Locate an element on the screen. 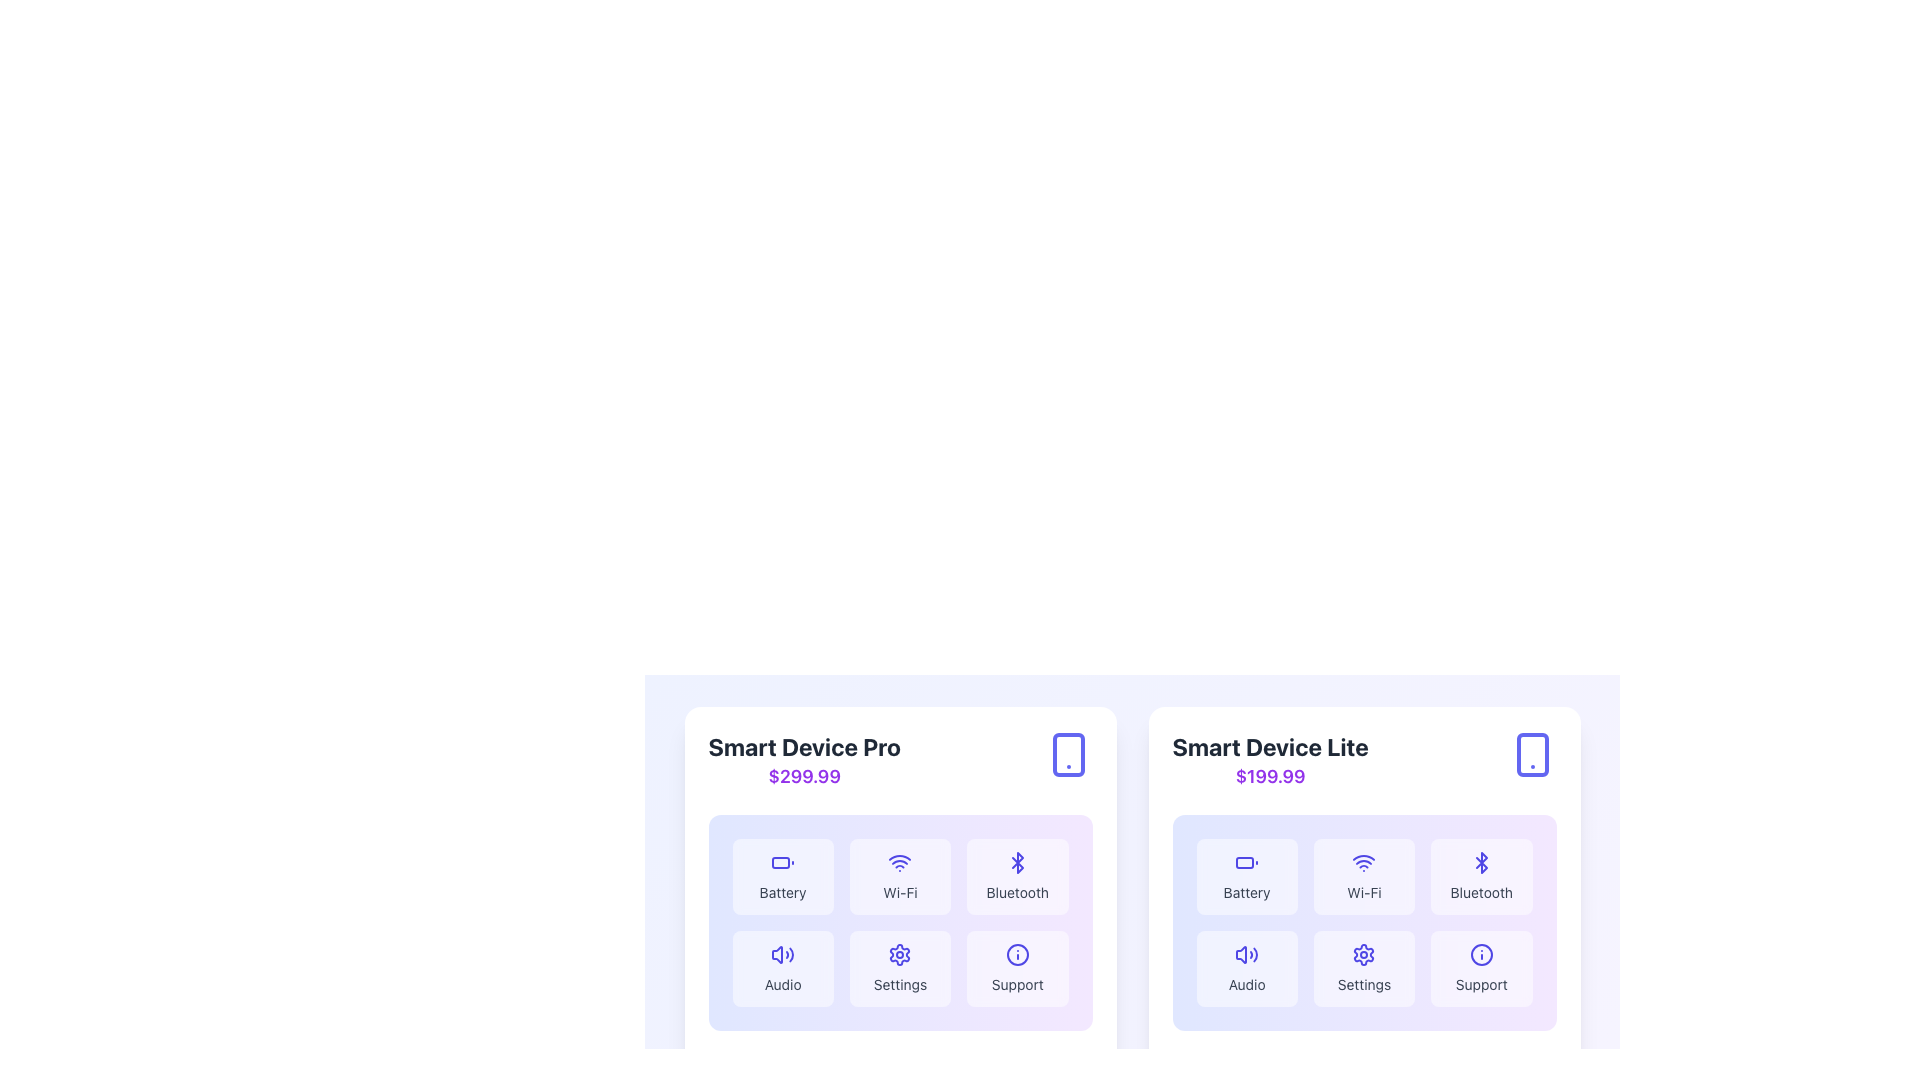  the static text label positioned under the battery icon in the 'Smart Device Pro' section, which indicates its purpose or function is located at coordinates (782, 892).